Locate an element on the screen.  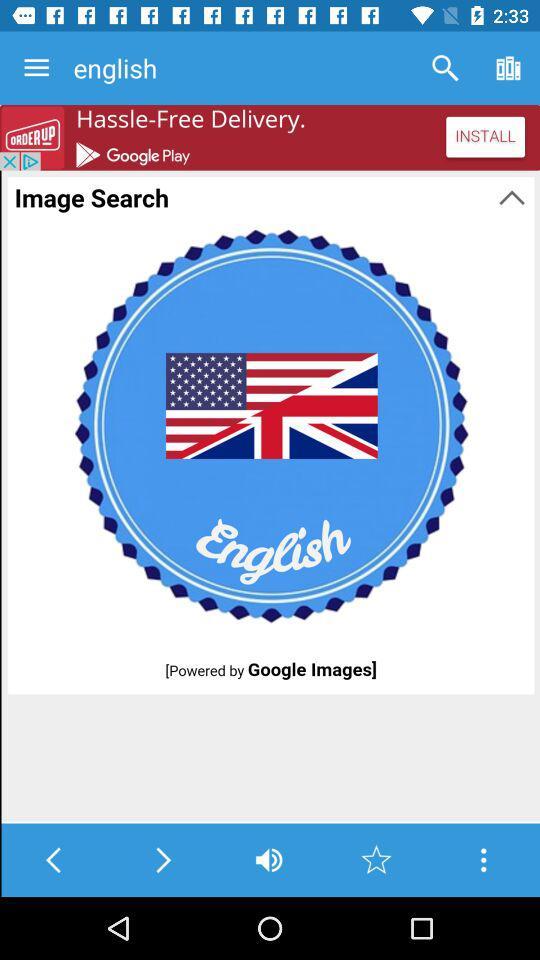
the current element is located at coordinates (376, 859).